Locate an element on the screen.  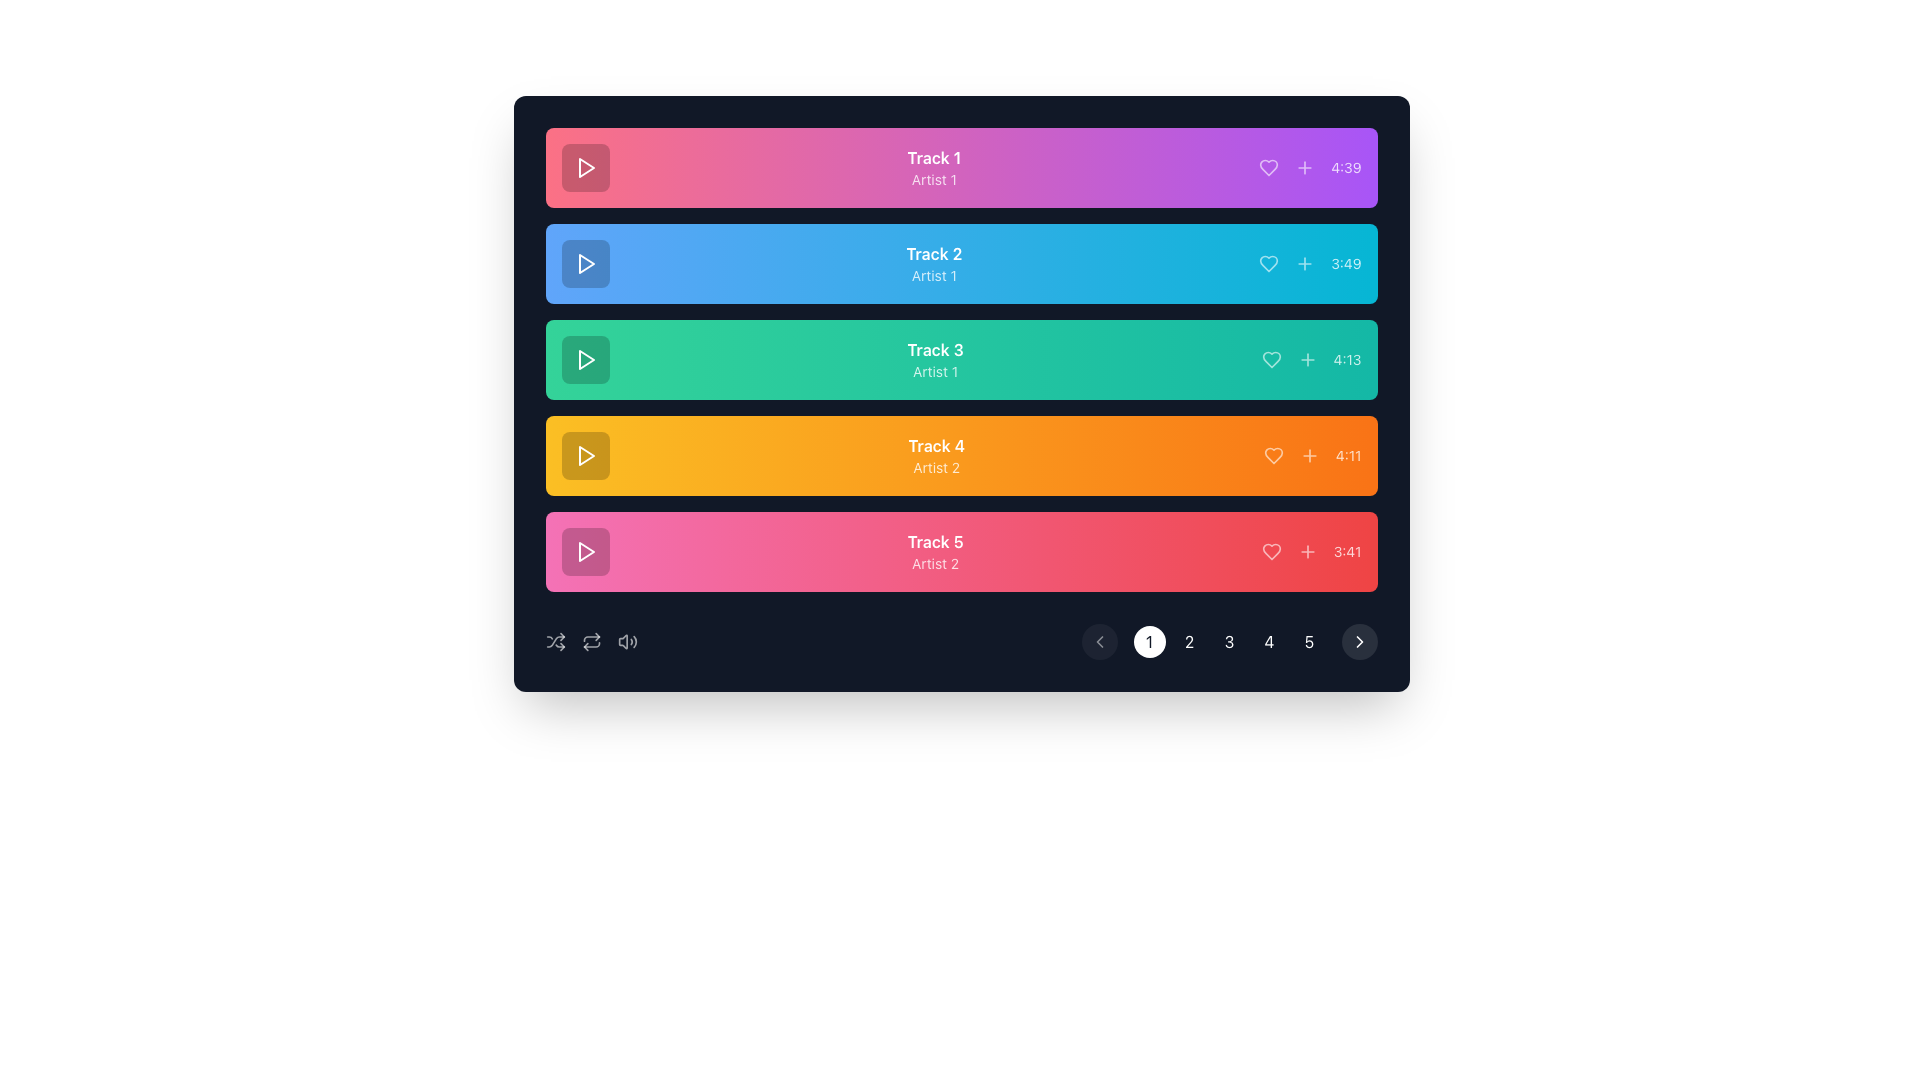
the Interactive heart-shaped icon is located at coordinates (1268, 262).